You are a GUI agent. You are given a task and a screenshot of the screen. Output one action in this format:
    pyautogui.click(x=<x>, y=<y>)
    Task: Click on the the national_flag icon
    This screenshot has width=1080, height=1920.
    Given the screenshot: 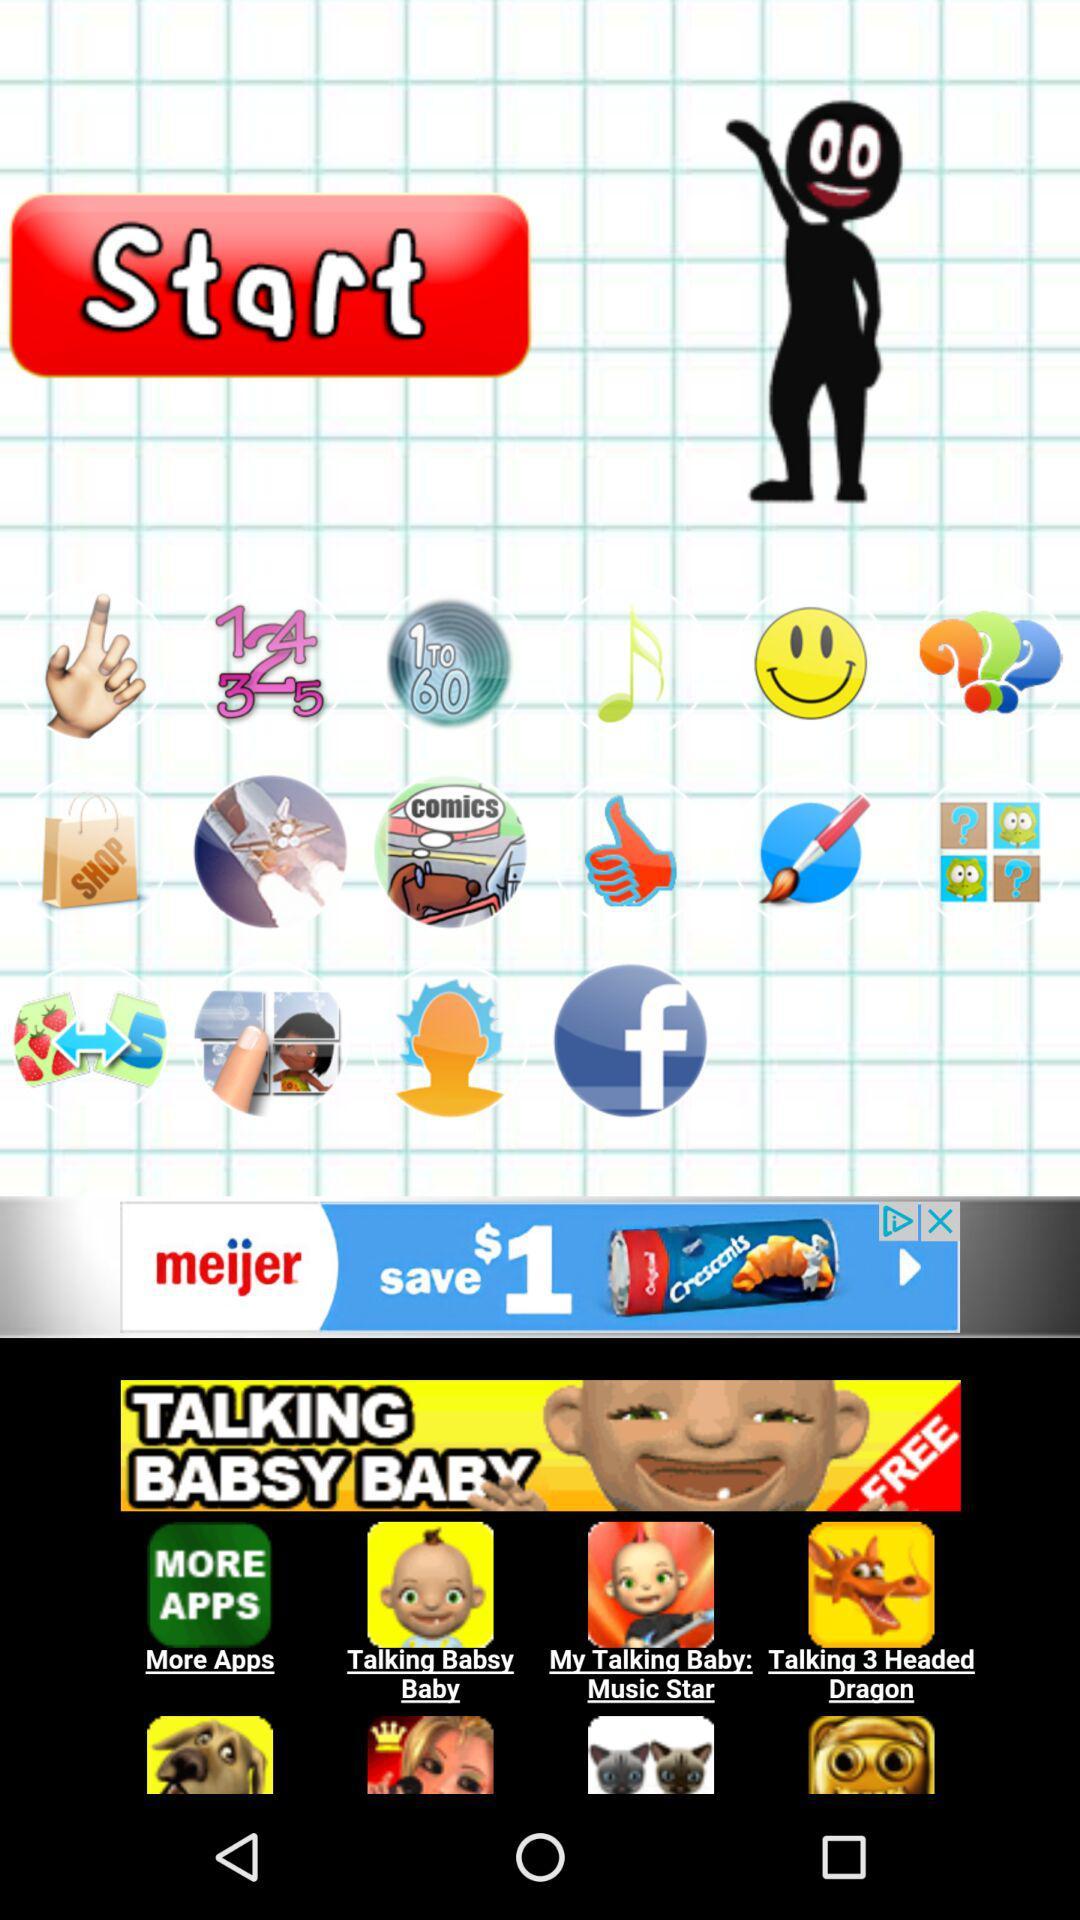 What is the action you would take?
    pyautogui.click(x=450, y=910)
    